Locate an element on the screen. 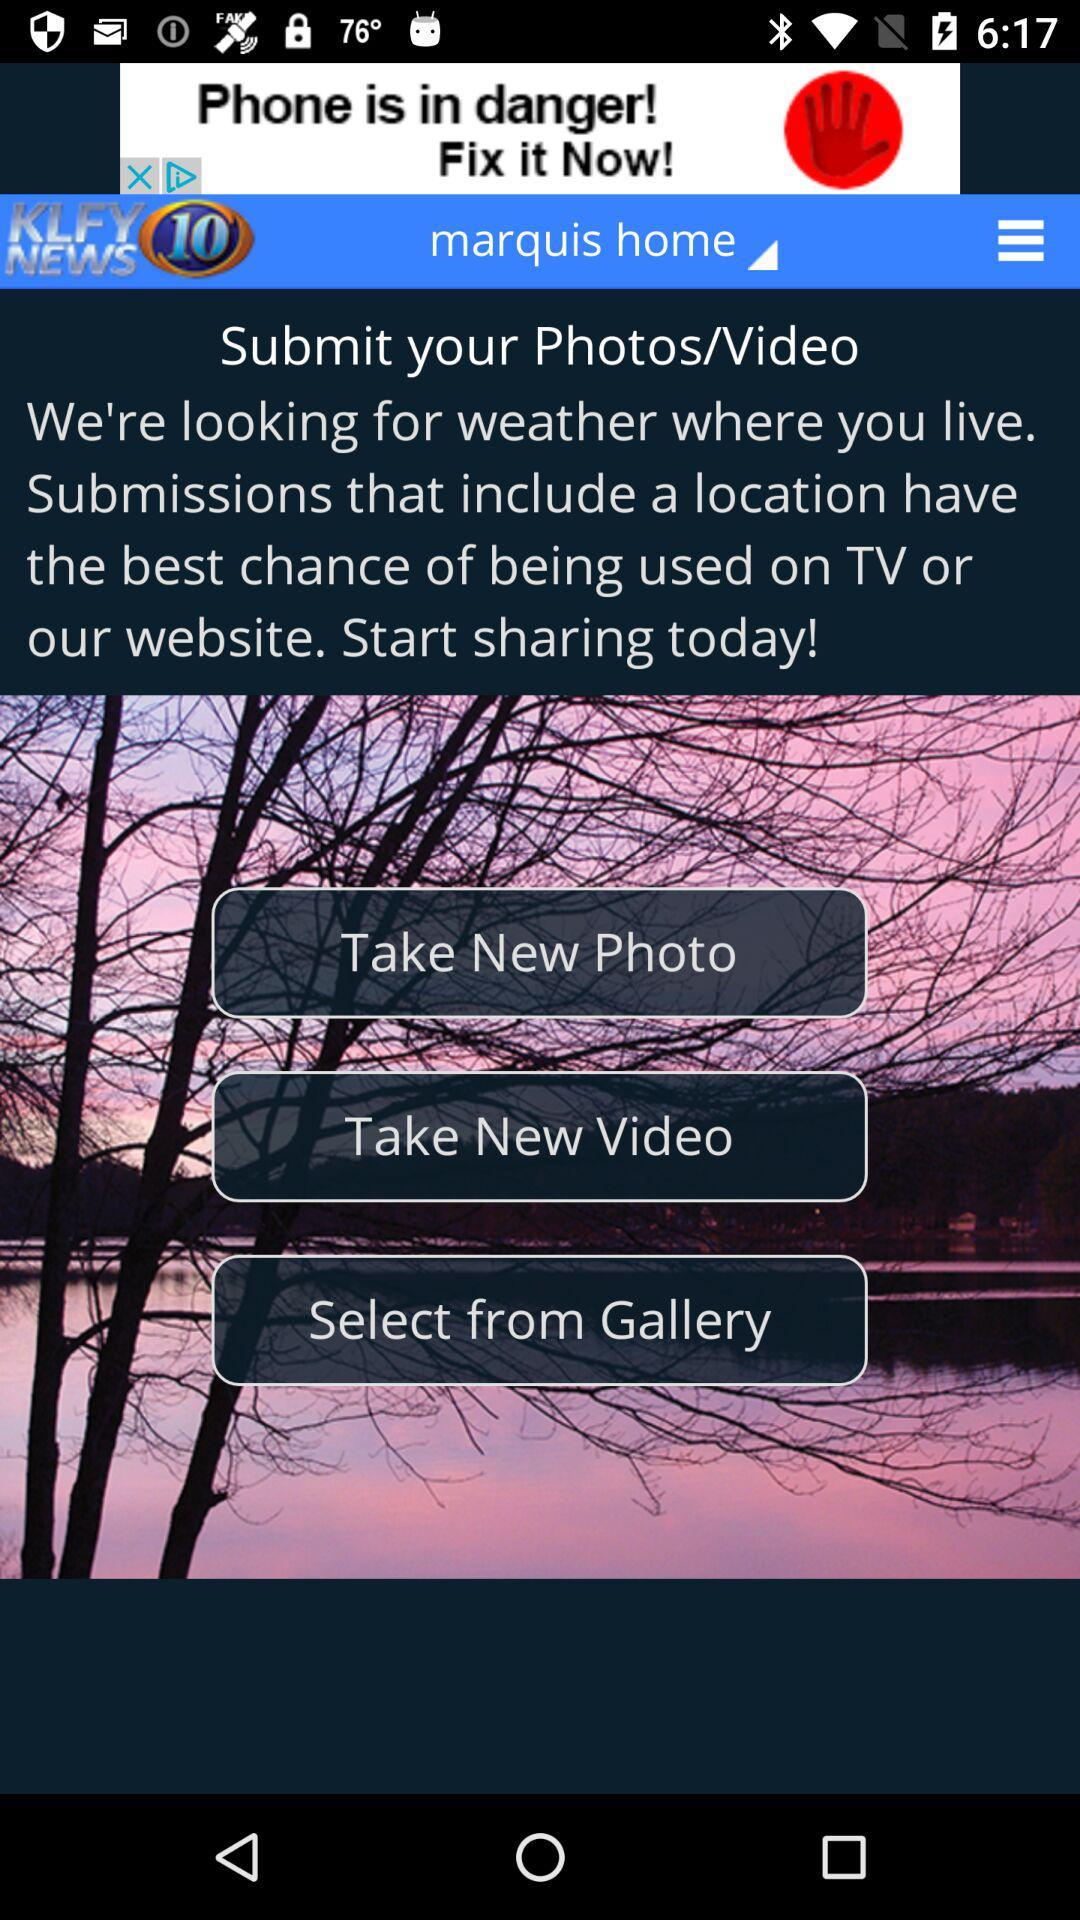 The height and width of the screenshot is (1920, 1080). item next to the marquis home item is located at coordinates (131, 240).